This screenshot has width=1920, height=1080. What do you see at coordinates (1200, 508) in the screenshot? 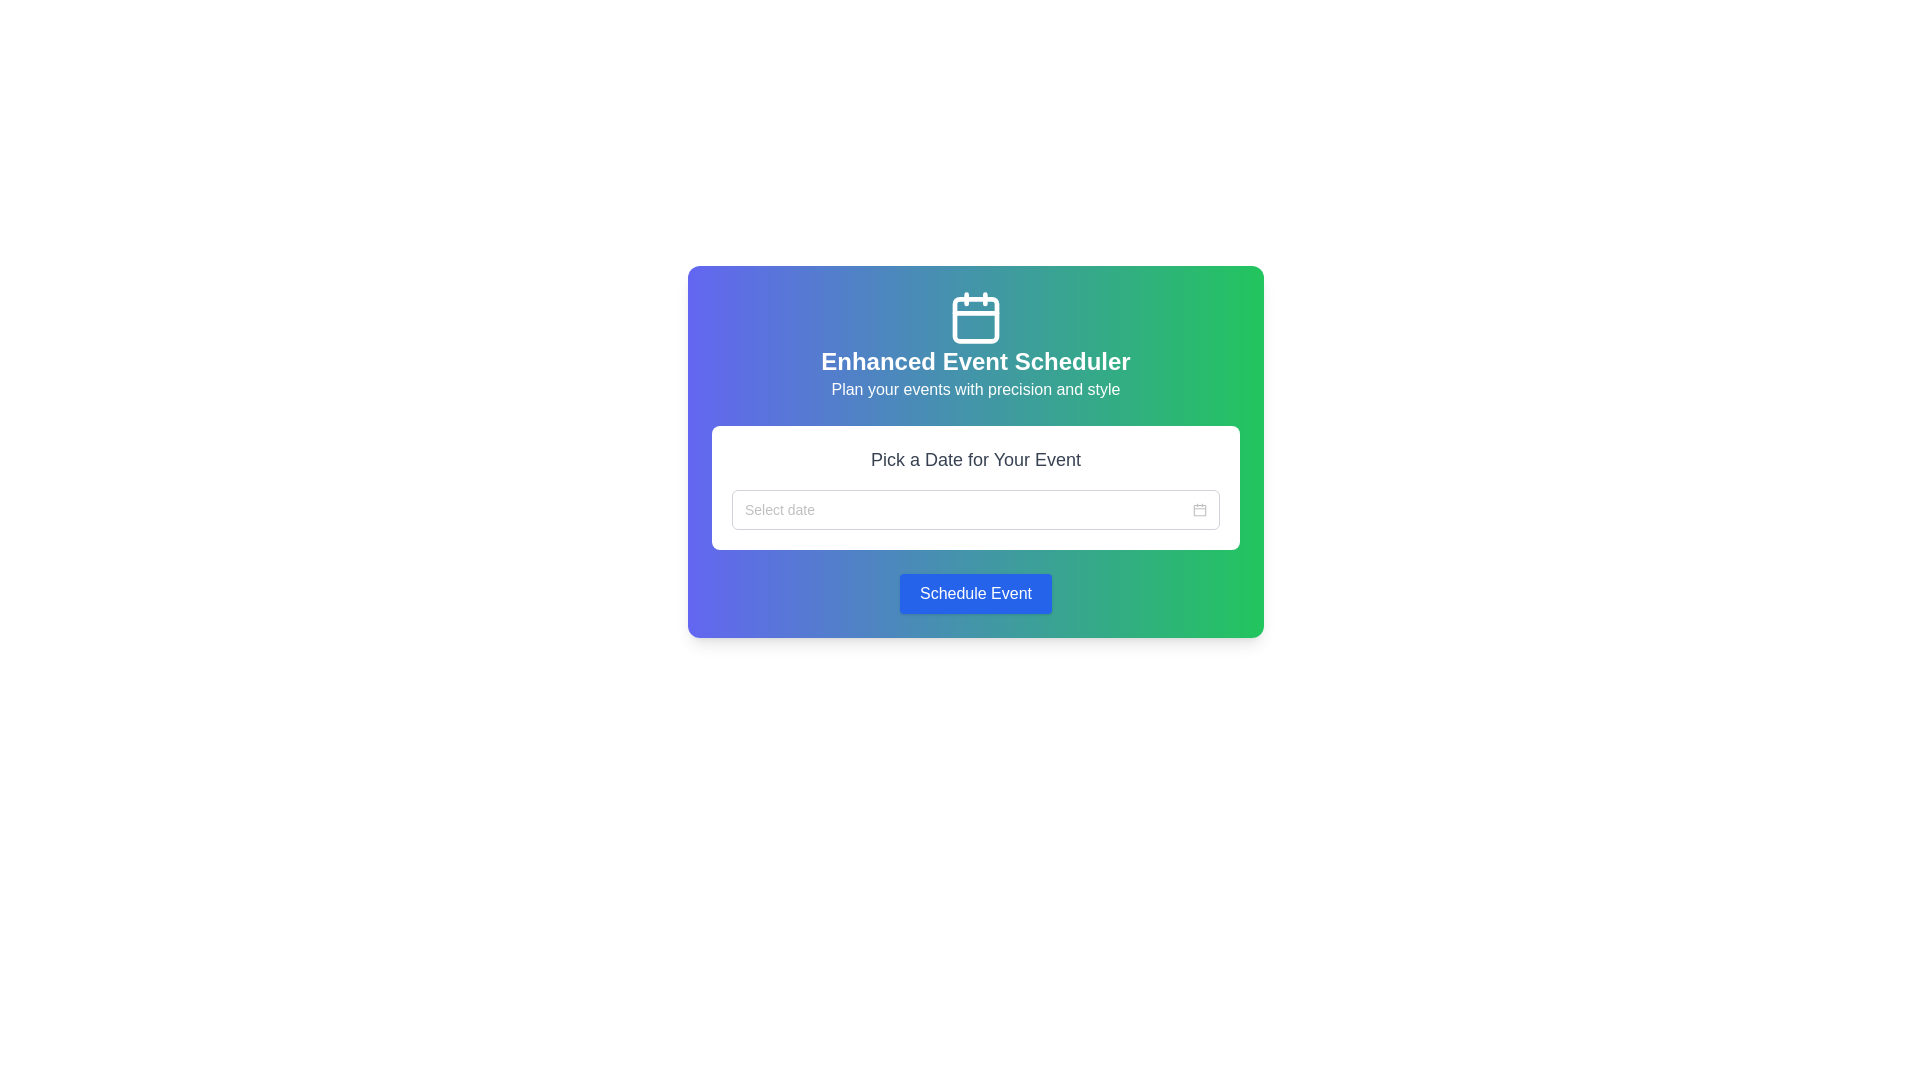
I see `the image button icon located at the far right of the 'Pick a Date for Your Event' input field` at bounding box center [1200, 508].